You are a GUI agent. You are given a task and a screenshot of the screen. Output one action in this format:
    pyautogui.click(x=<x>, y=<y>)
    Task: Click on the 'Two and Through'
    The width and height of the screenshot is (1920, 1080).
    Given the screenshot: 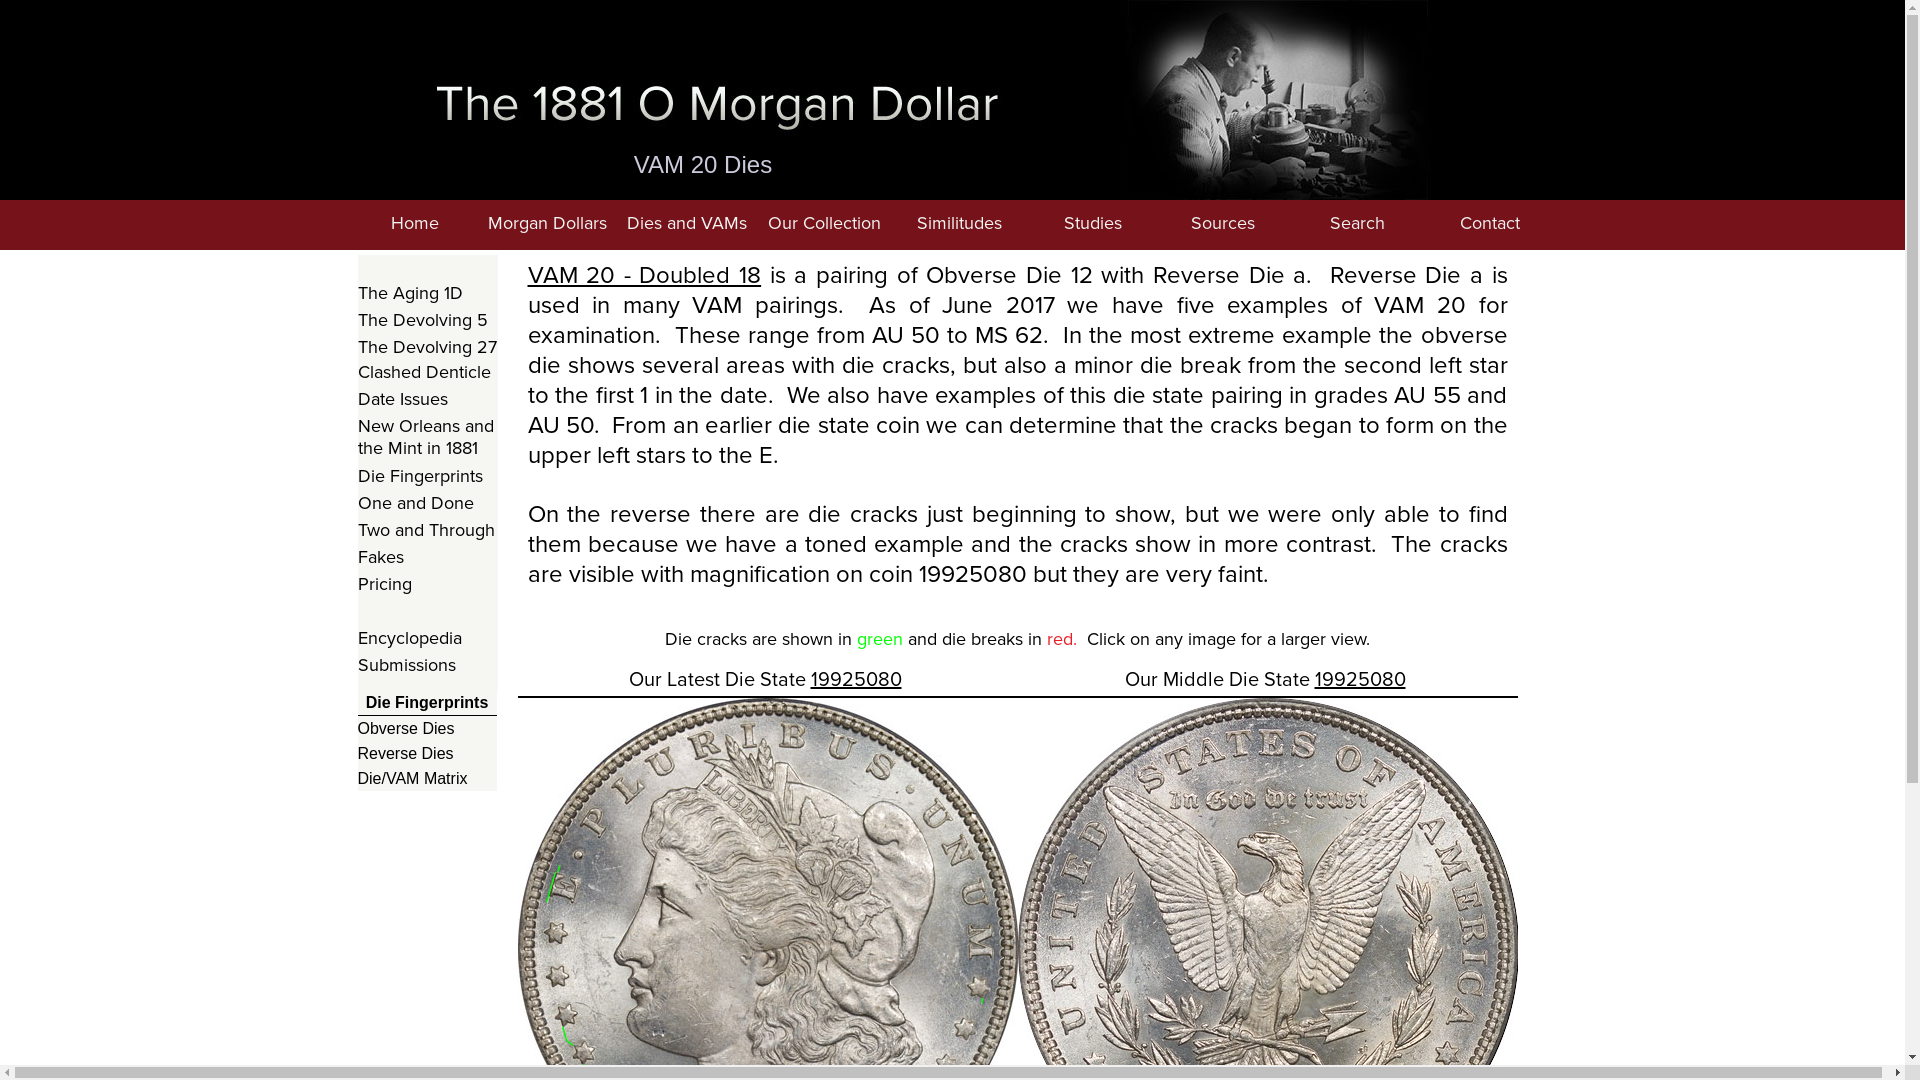 What is the action you would take?
    pyautogui.click(x=426, y=529)
    